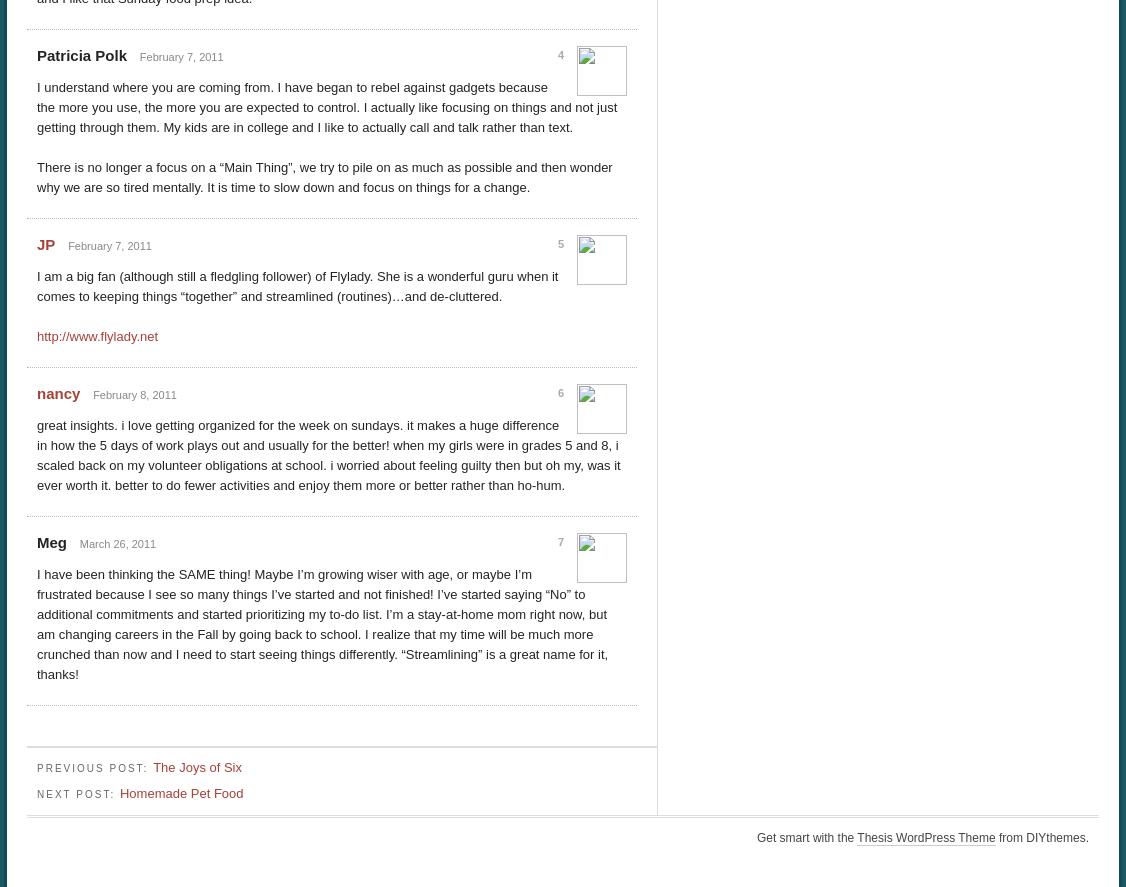 The height and width of the screenshot is (887, 1126). What do you see at coordinates (95, 766) in the screenshot?
I see `'Previous post:'` at bounding box center [95, 766].